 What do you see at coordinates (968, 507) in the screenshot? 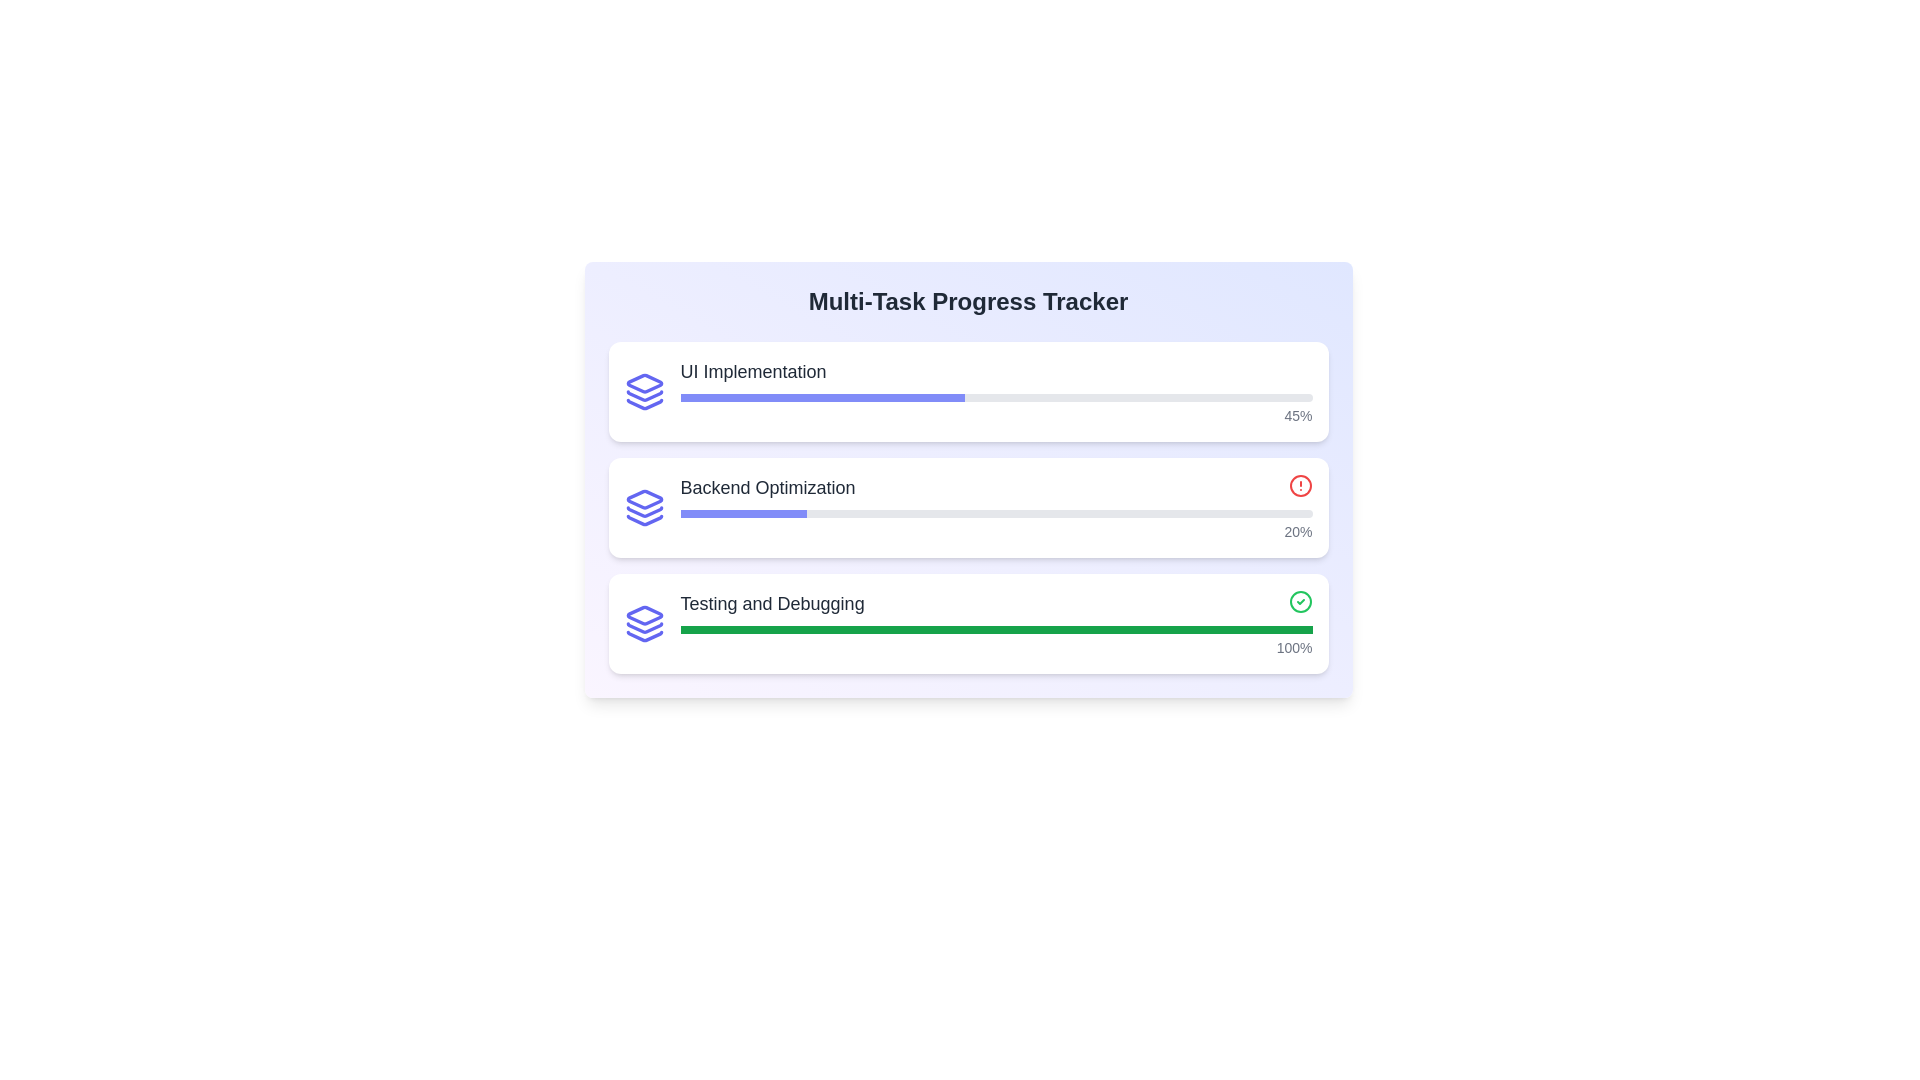
I see `the fill level of the progress bar indicating the 'Backend Optimization' task, which is currently at 20% and marked with a red exclamation icon` at bounding box center [968, 507].